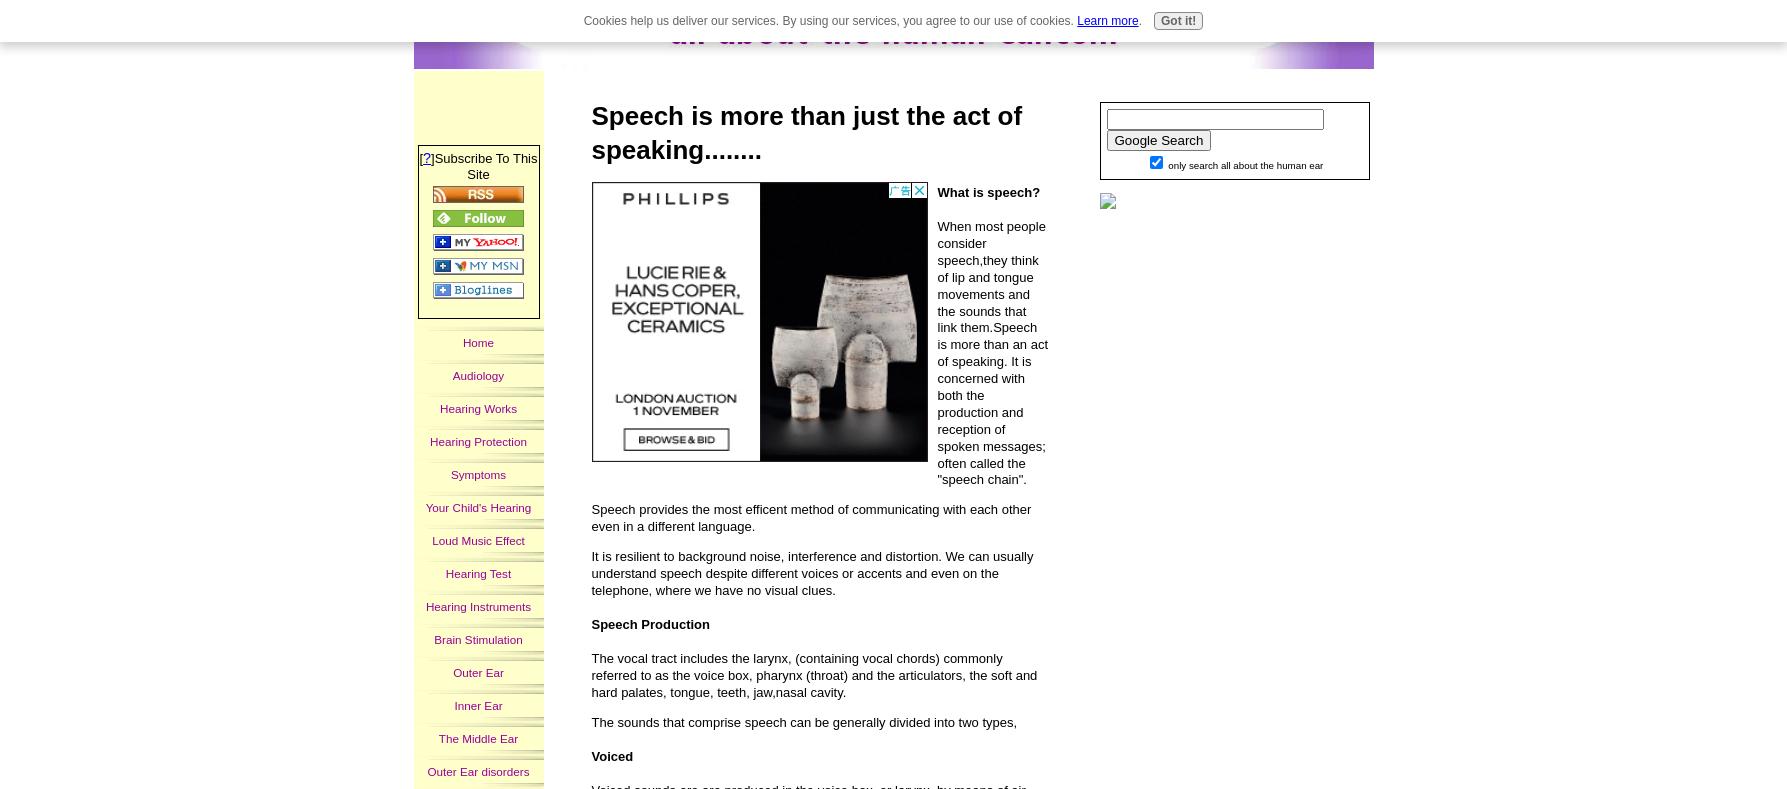 Image resolution: width=1787 pixels, height=789 pixels. Describe the element at coordinates (449, 473) in the screenshot. I see `'Symptoms'` at that location.